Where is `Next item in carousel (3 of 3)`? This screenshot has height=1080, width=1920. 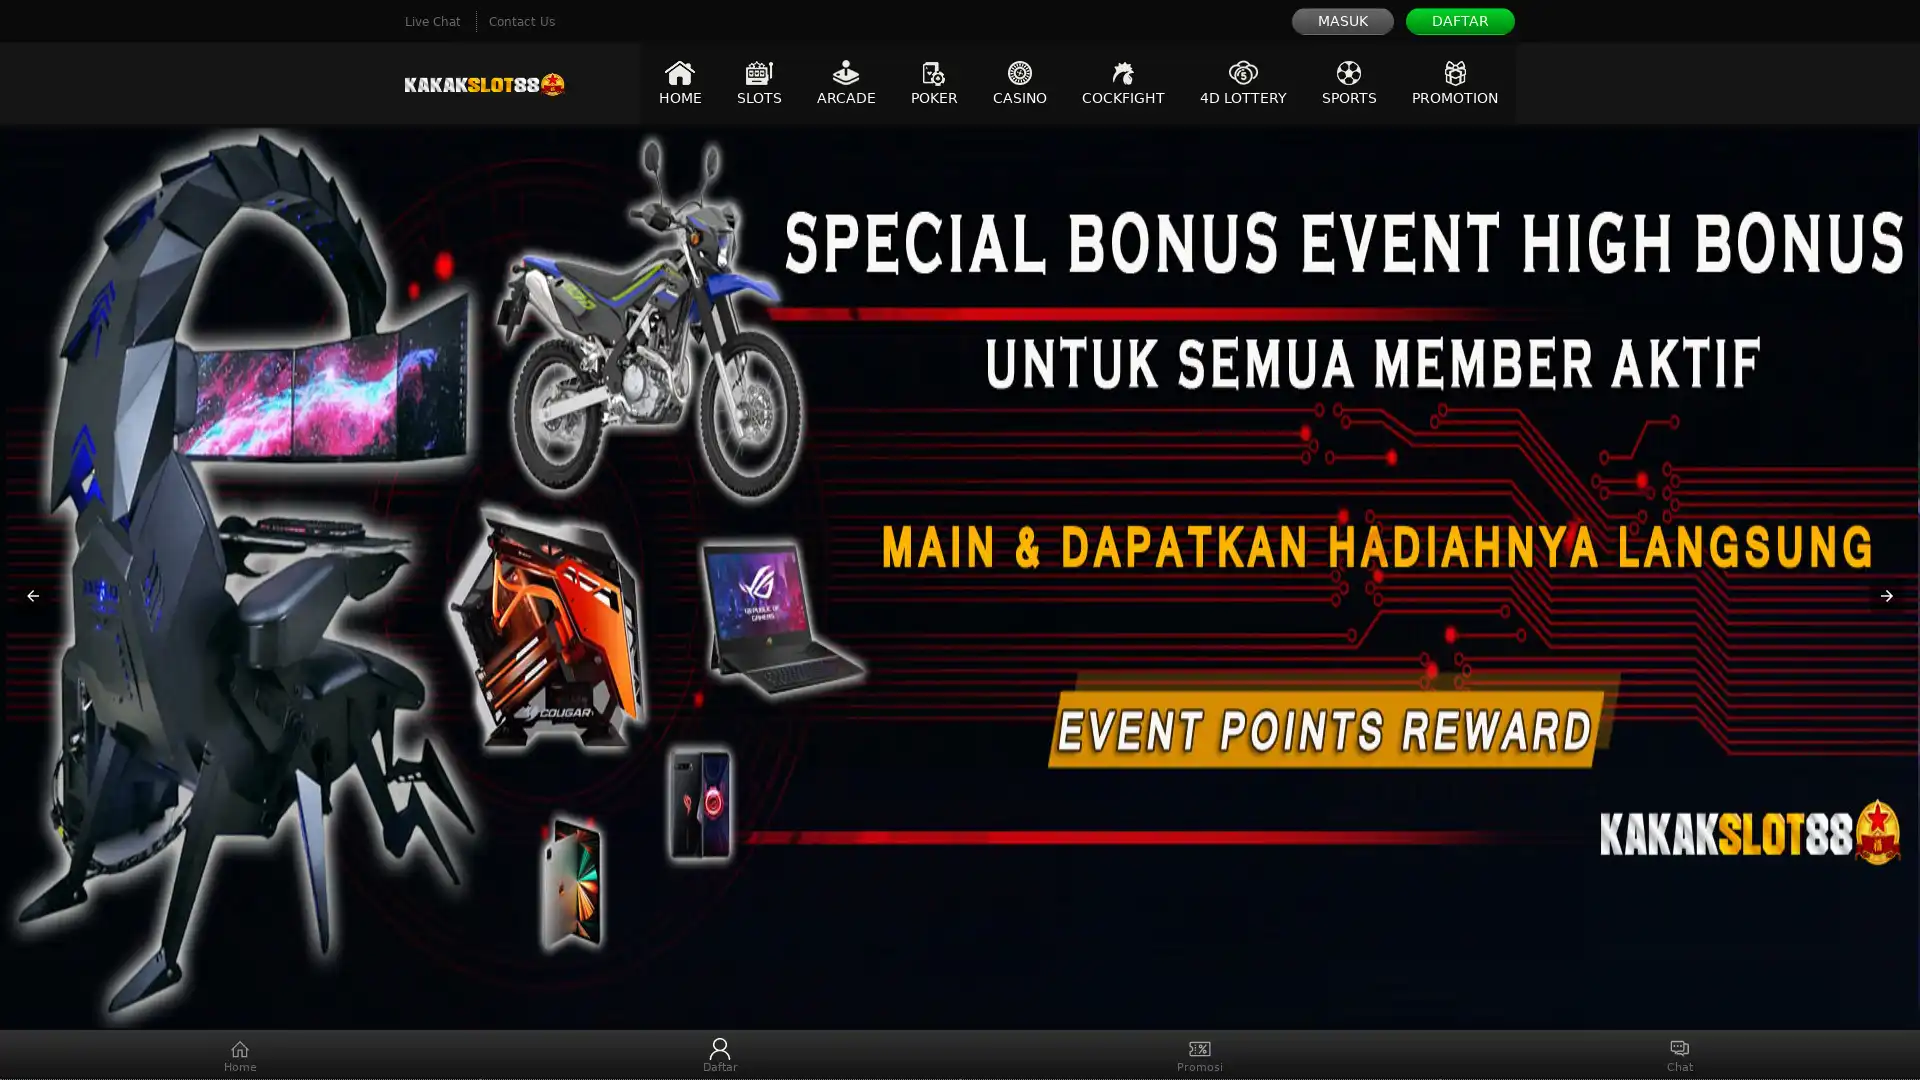
Next item in carousel (3 of 3) is located at coordinates (1885, 596).